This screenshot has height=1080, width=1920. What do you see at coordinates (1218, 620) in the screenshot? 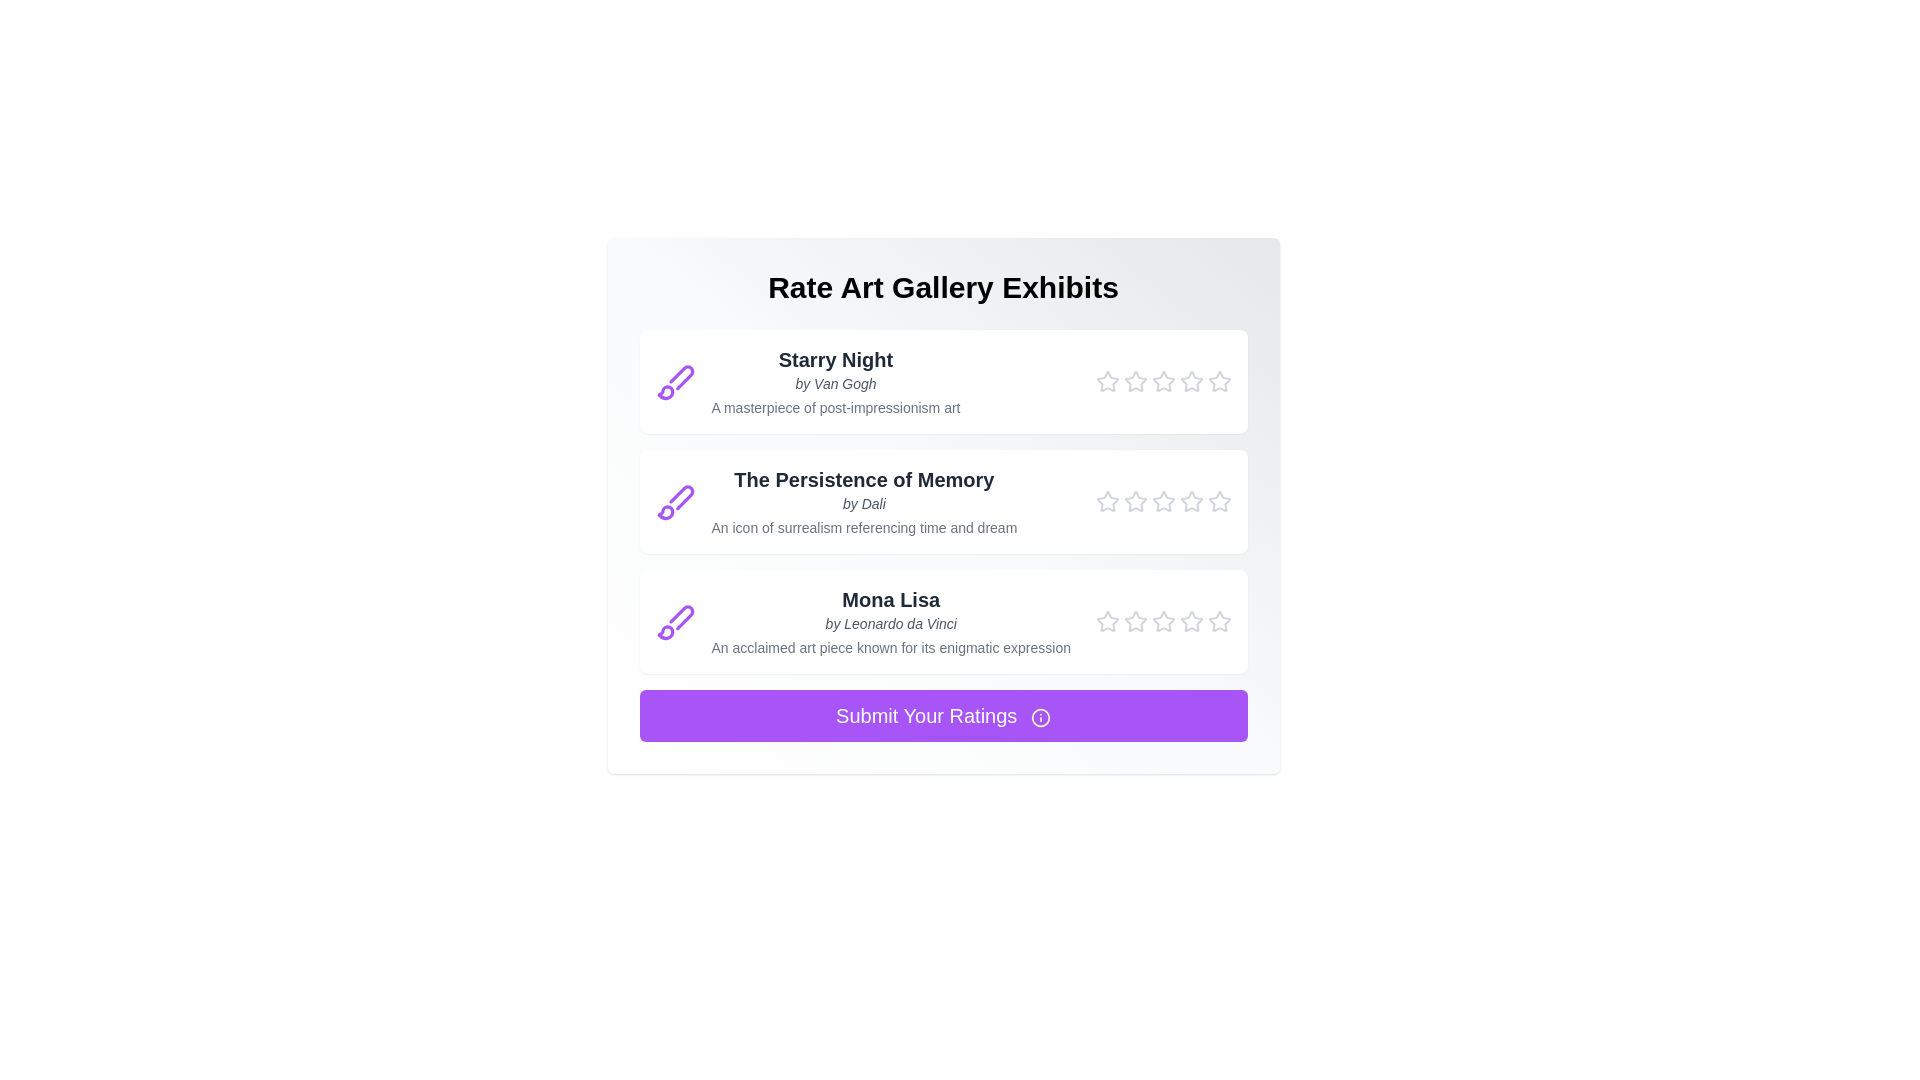
I see `the star corresponding to 5 for the painting titled Mona Lisa to set its rating` at bounding box center [1218, 620].